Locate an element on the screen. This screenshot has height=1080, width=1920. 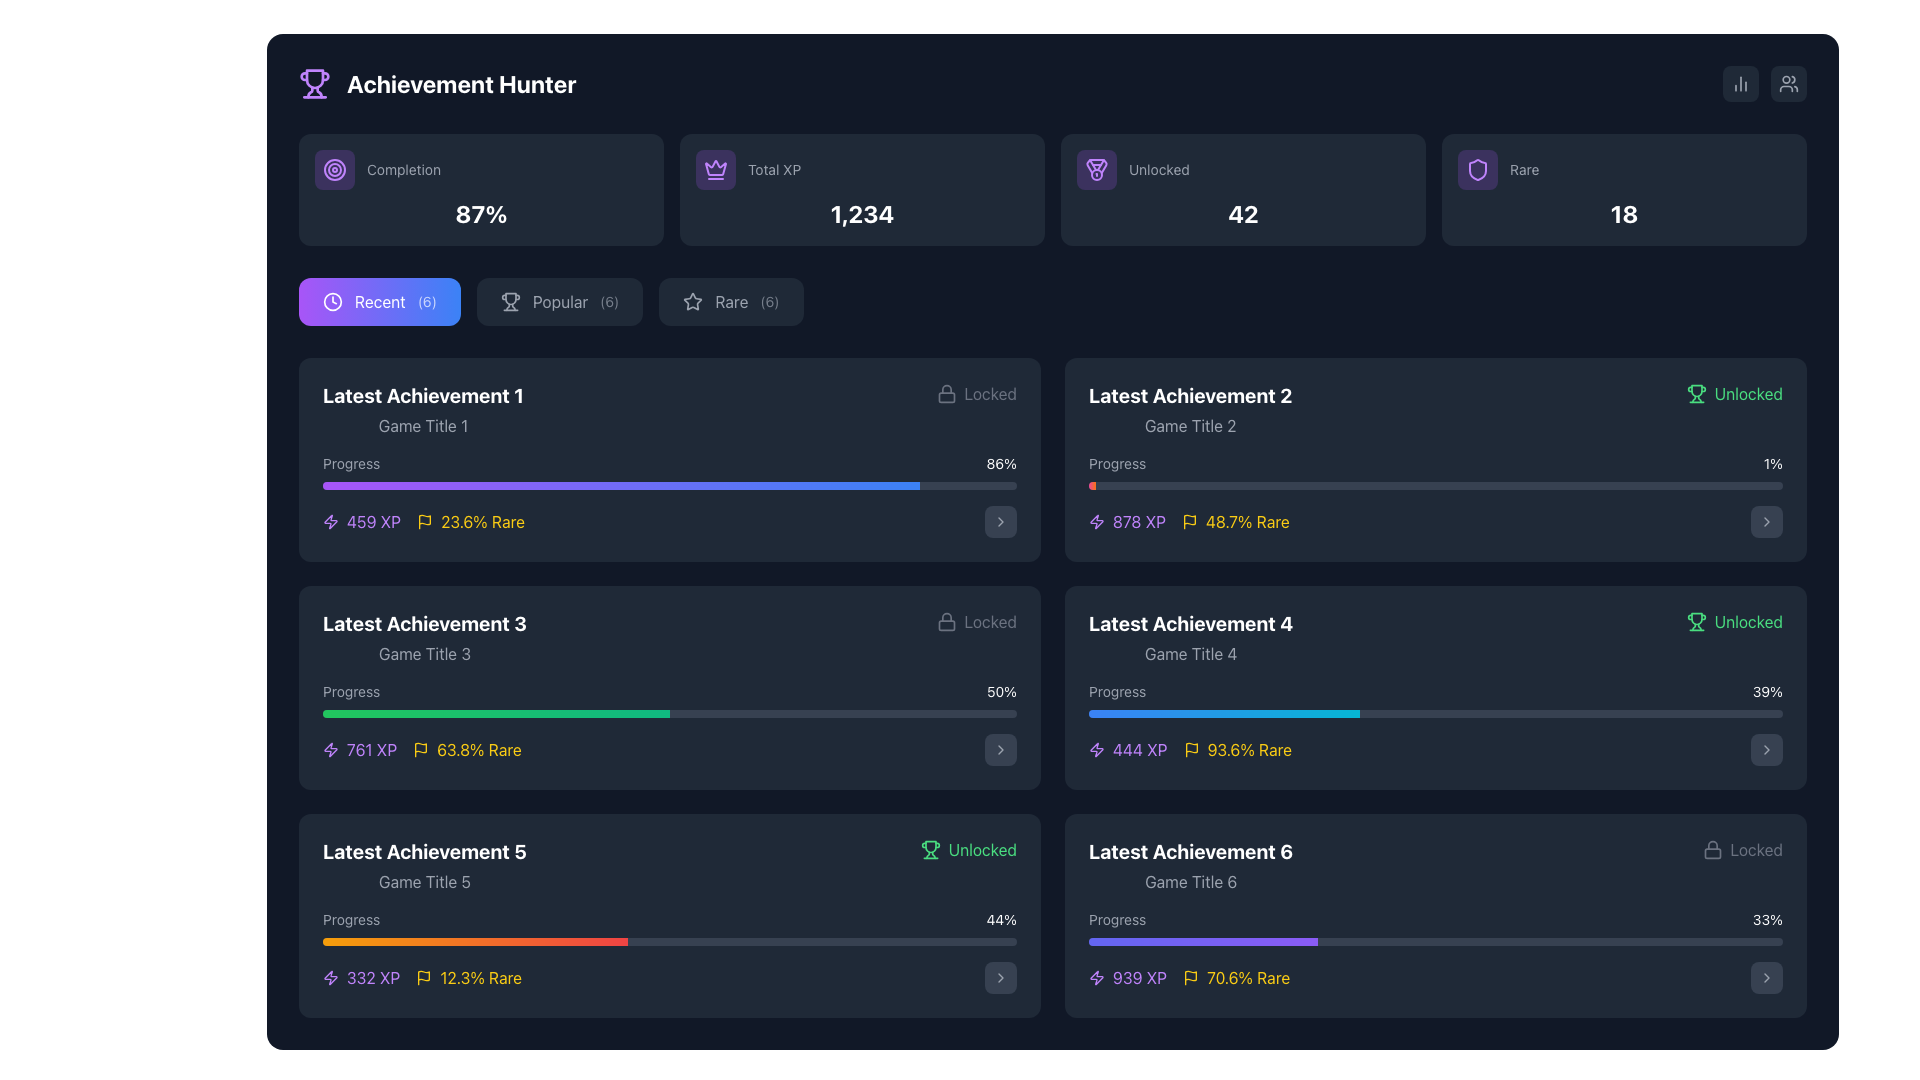
the text '444 XP' styled in purple font with a lightning bolt icon, located in the 'Latest Achievement 4' section, positioned below the progress bar in the right column of the interface is located at coordinates (1128, 749).